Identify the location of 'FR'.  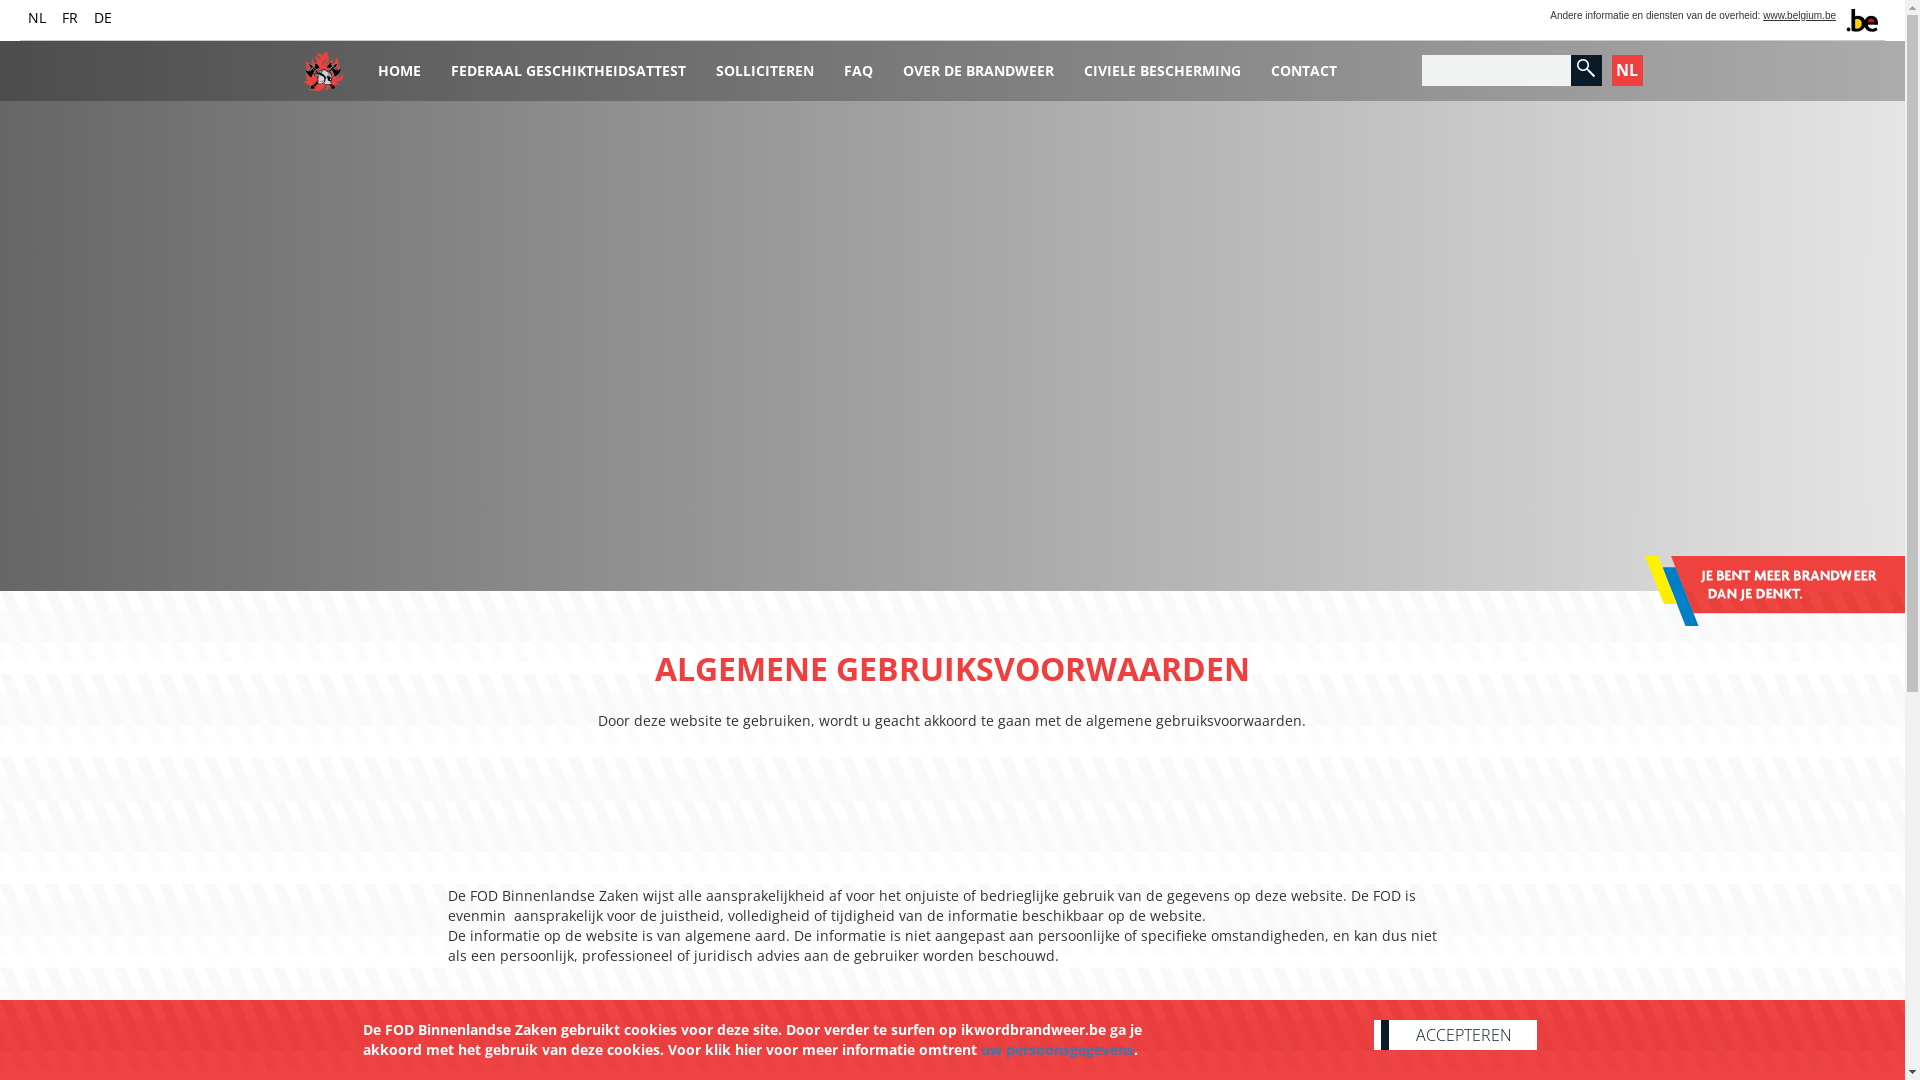
(70, 17).